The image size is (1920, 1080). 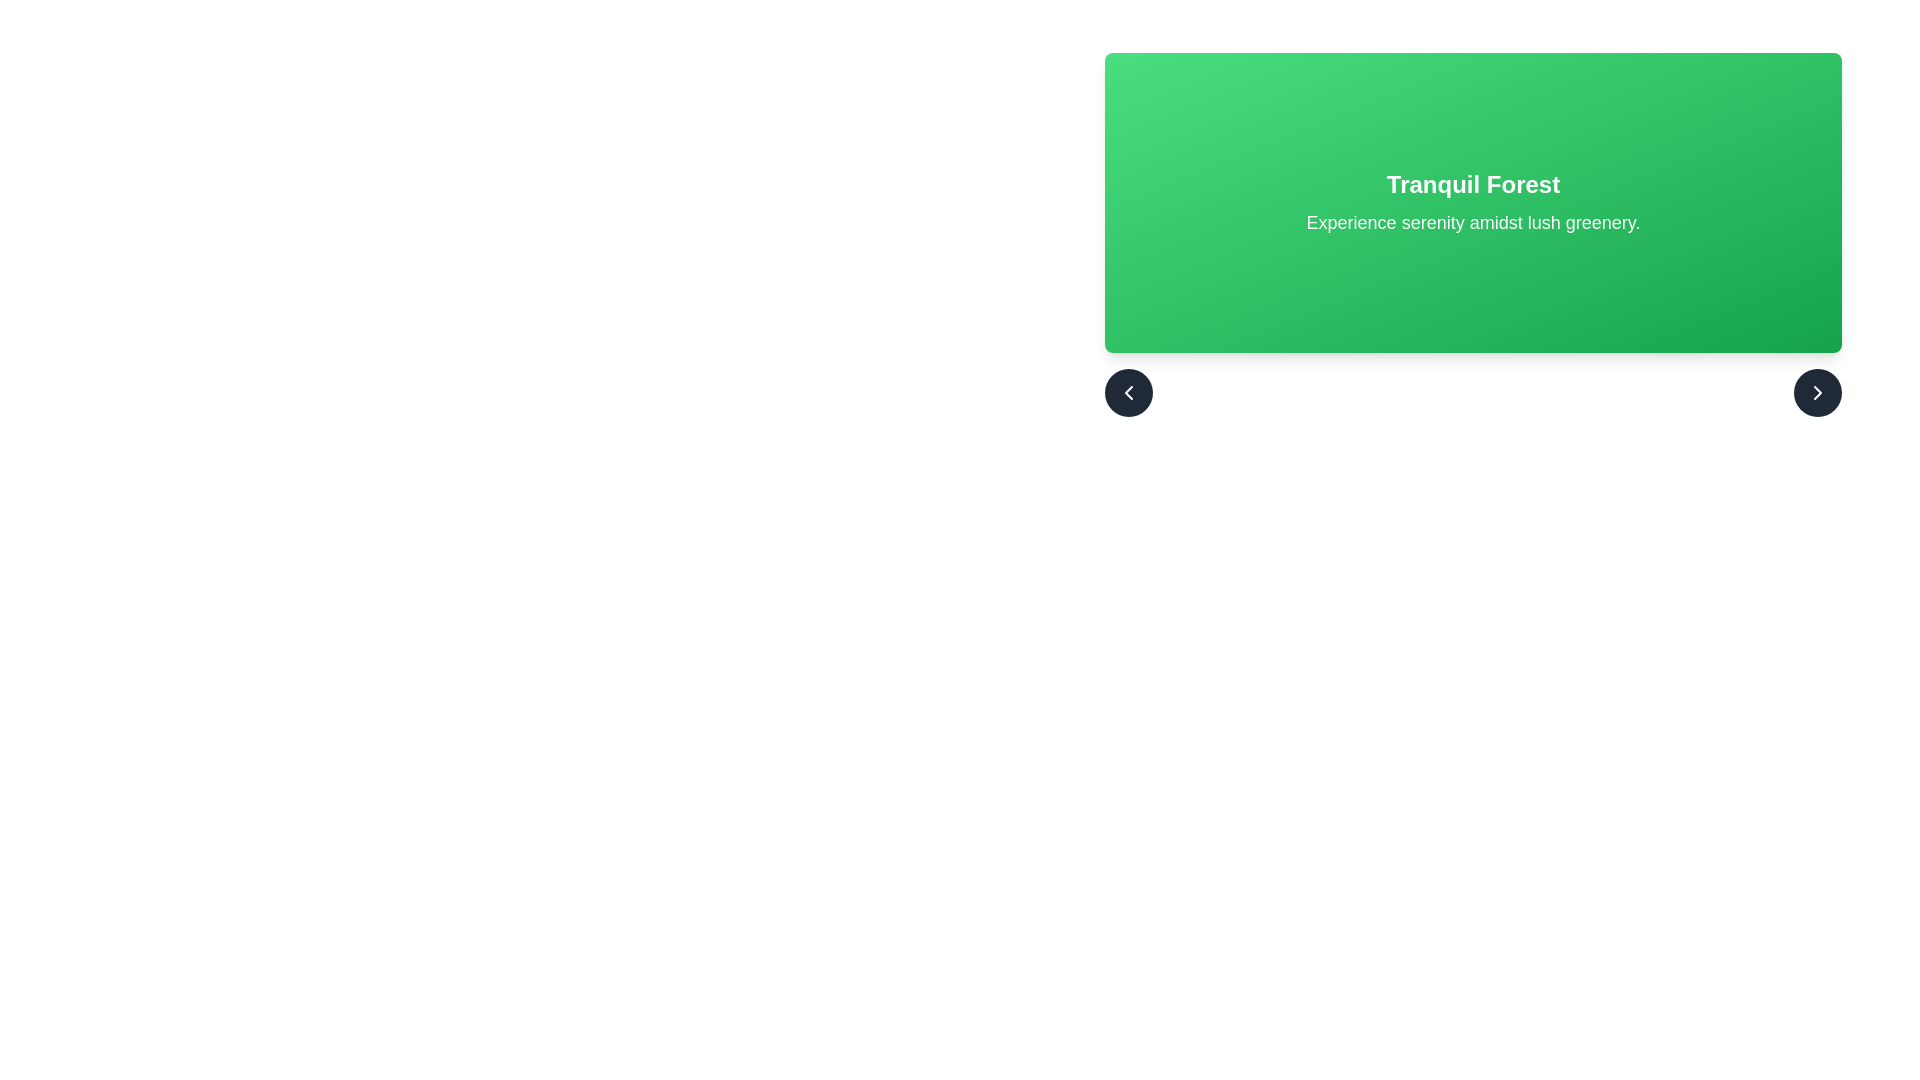 What do you see at coordinates (1473, 220) in the screenshot?
I see `the informational panel titled 'Tranquil Forest' which features a green gradient background and white, centered text including a subtitle 'Experience serenity amidst lush greenery.'` at bounding box center [1473, 220].